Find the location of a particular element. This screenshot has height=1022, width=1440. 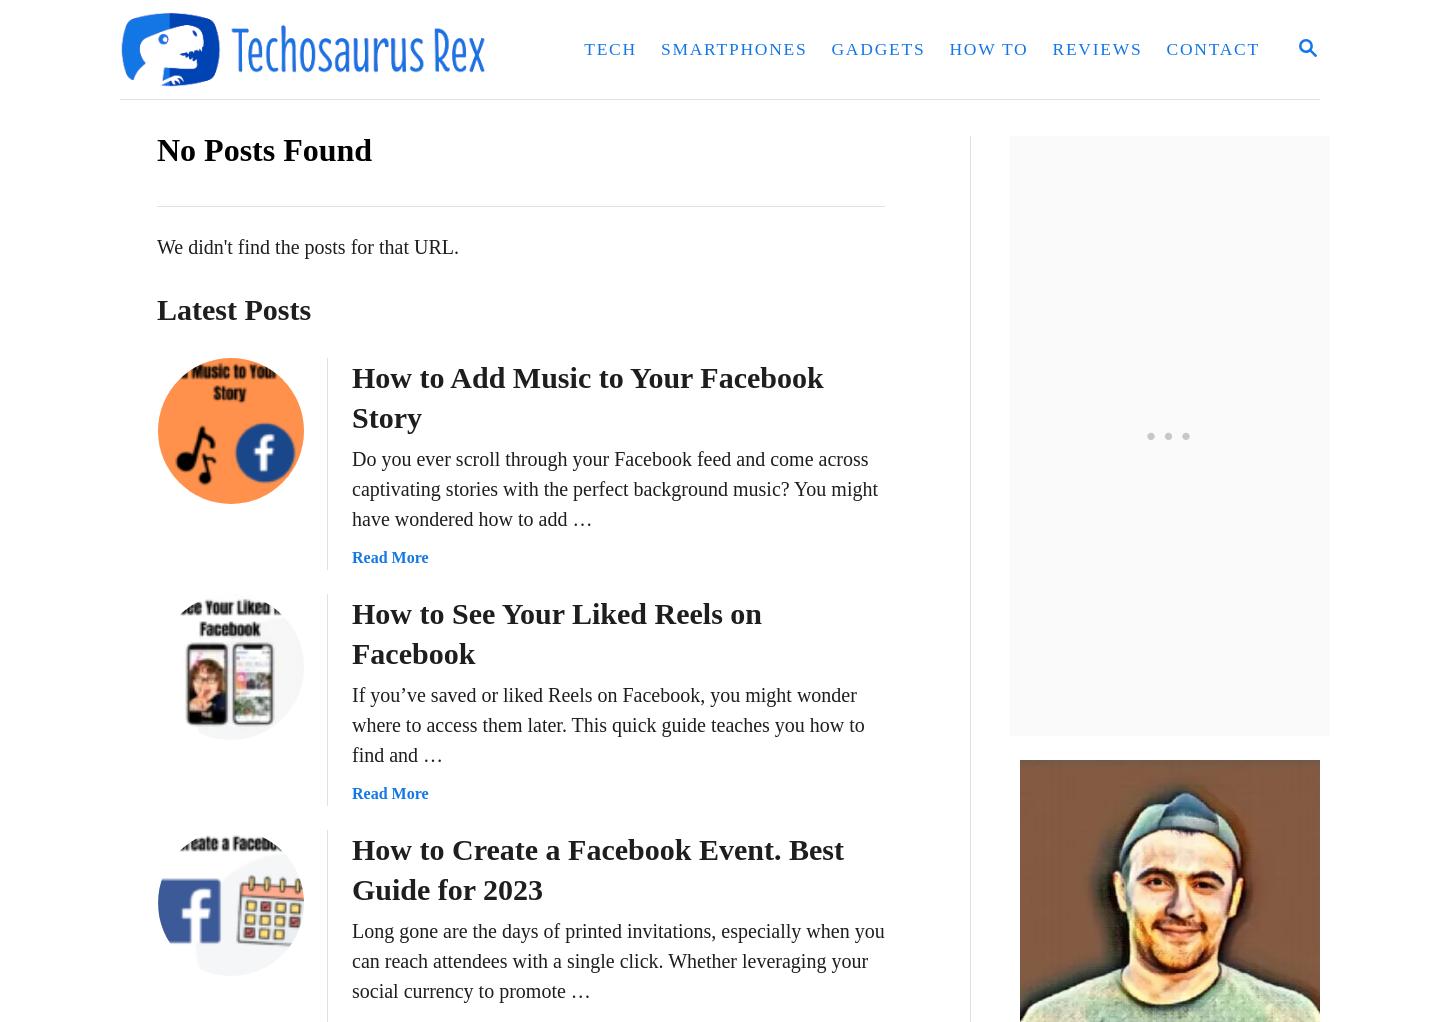

'How To' is located at coordinates (987, 48).